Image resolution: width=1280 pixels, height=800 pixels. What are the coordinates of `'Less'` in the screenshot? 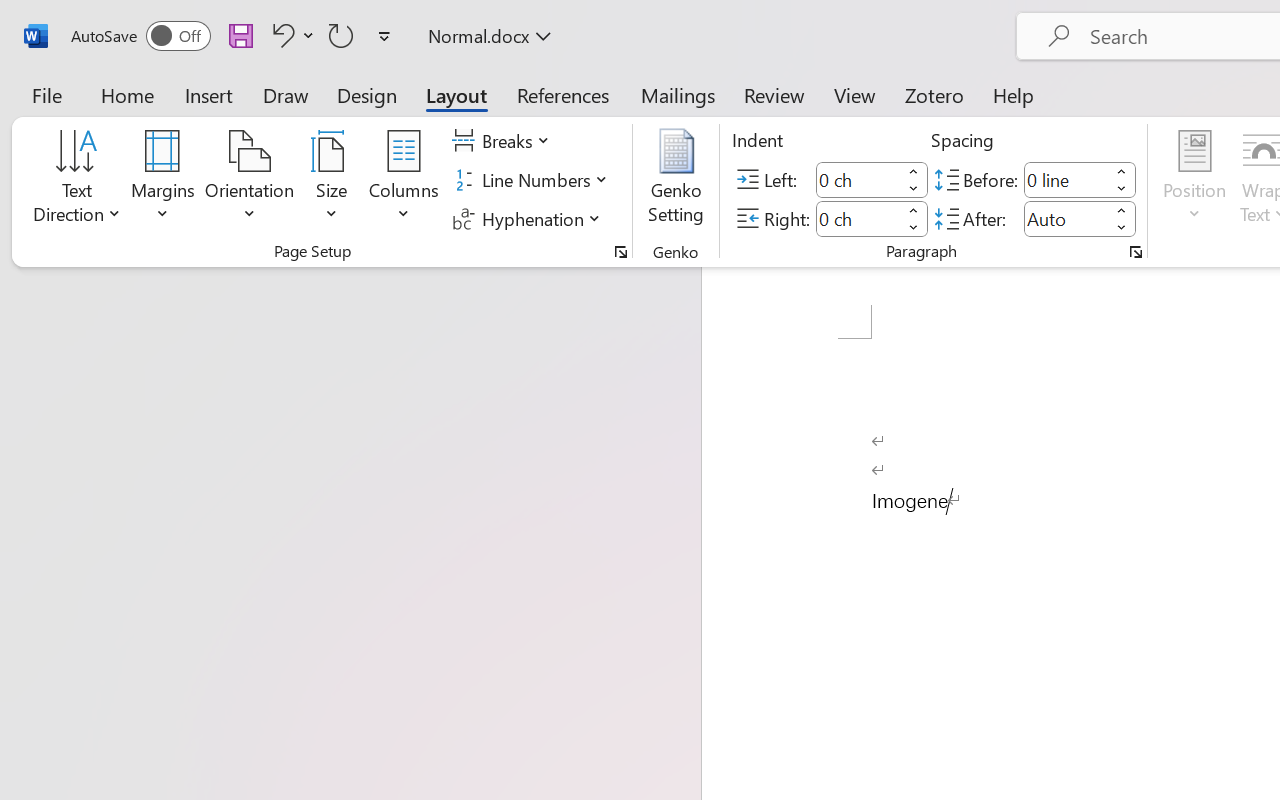 It's located at (1121, 227).